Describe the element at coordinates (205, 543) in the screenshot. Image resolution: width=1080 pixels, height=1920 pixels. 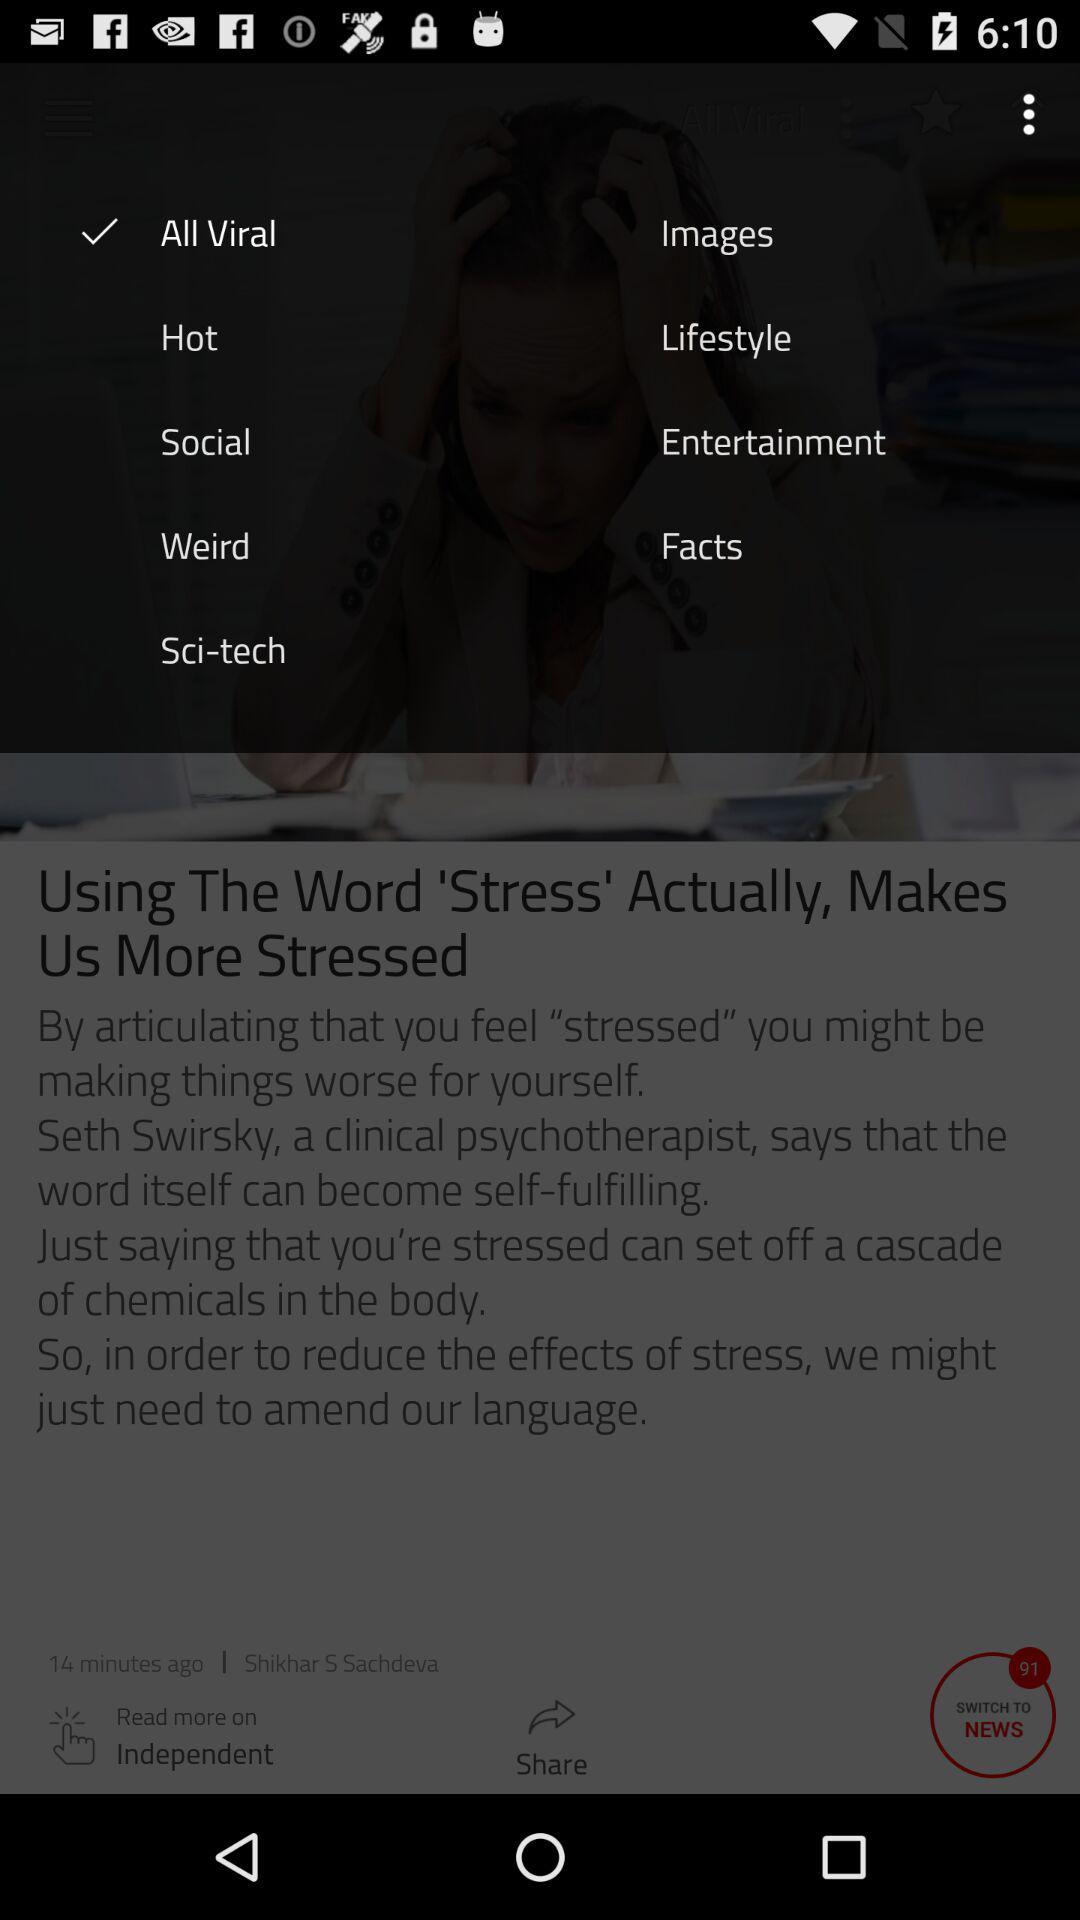
I see `item below social item` at that location.